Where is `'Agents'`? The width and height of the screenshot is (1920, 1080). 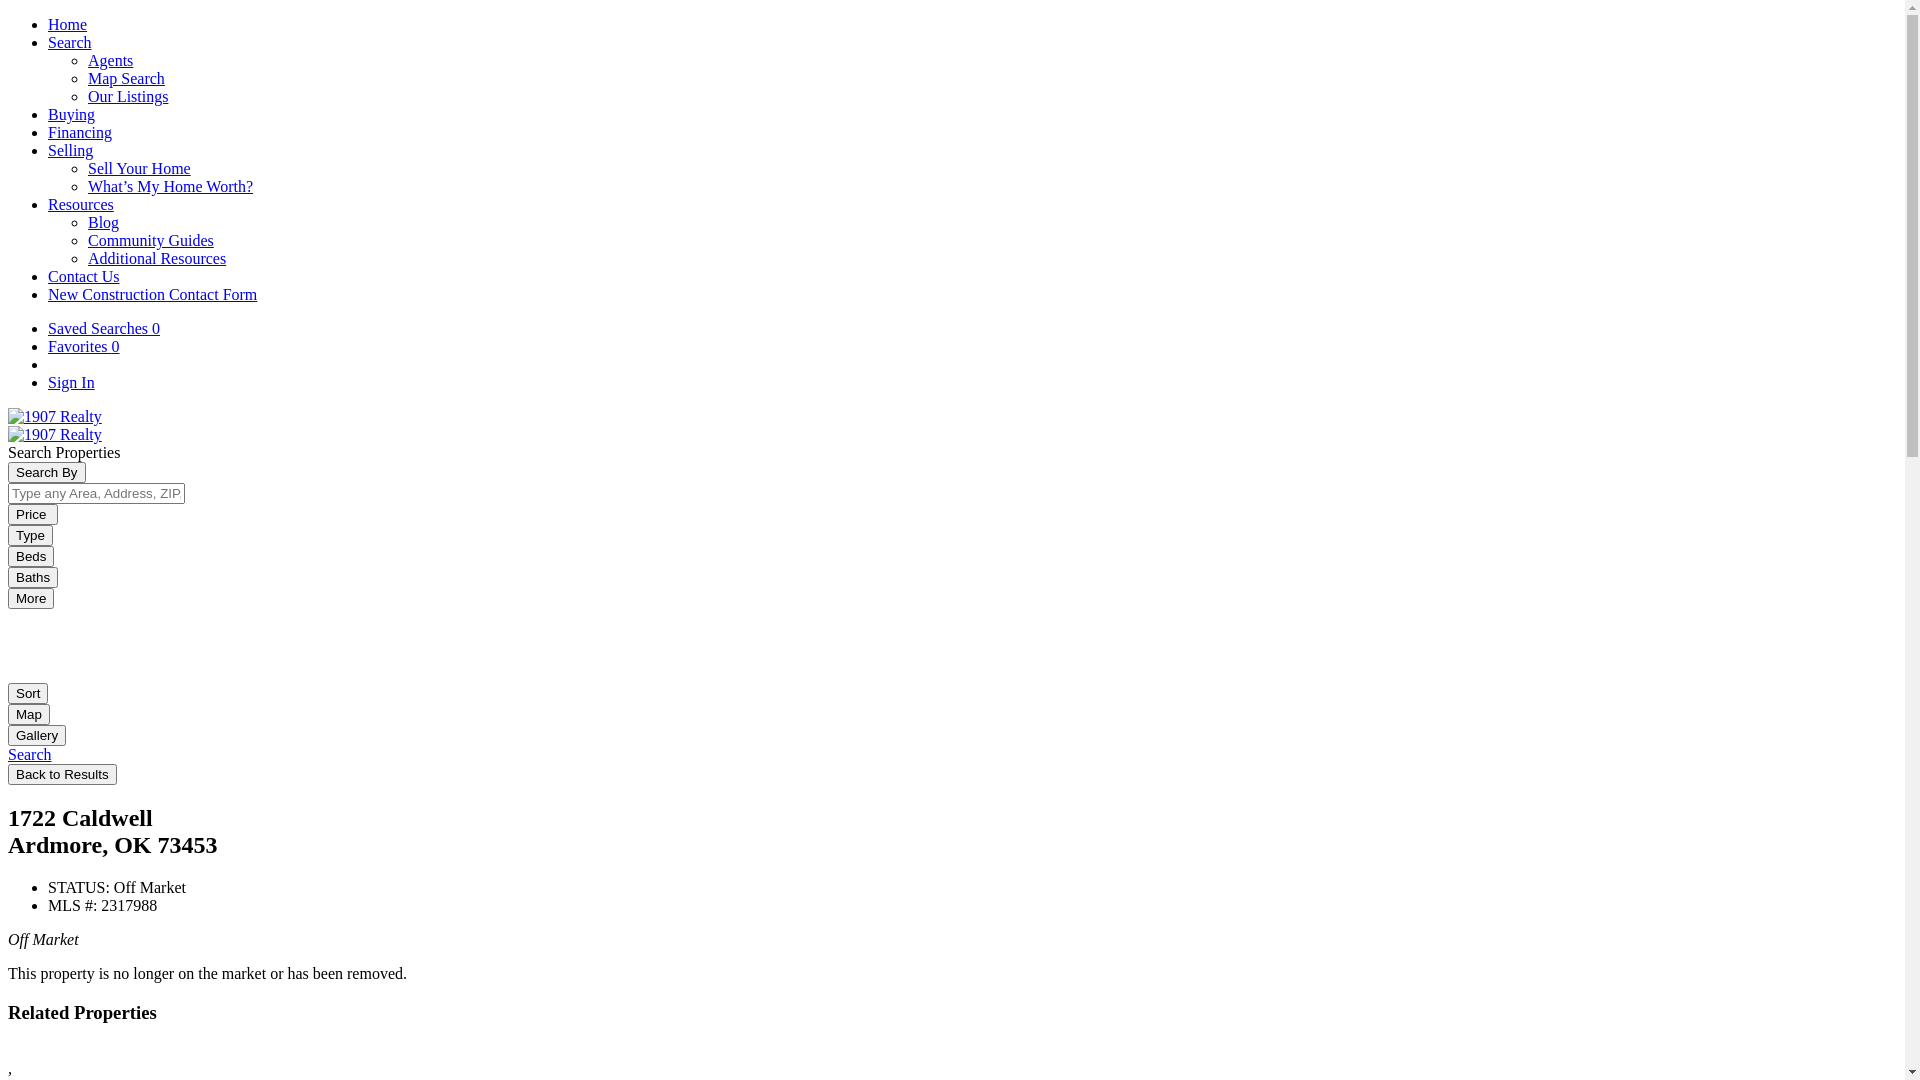 'Agents' is located at coordinates (109, 59).